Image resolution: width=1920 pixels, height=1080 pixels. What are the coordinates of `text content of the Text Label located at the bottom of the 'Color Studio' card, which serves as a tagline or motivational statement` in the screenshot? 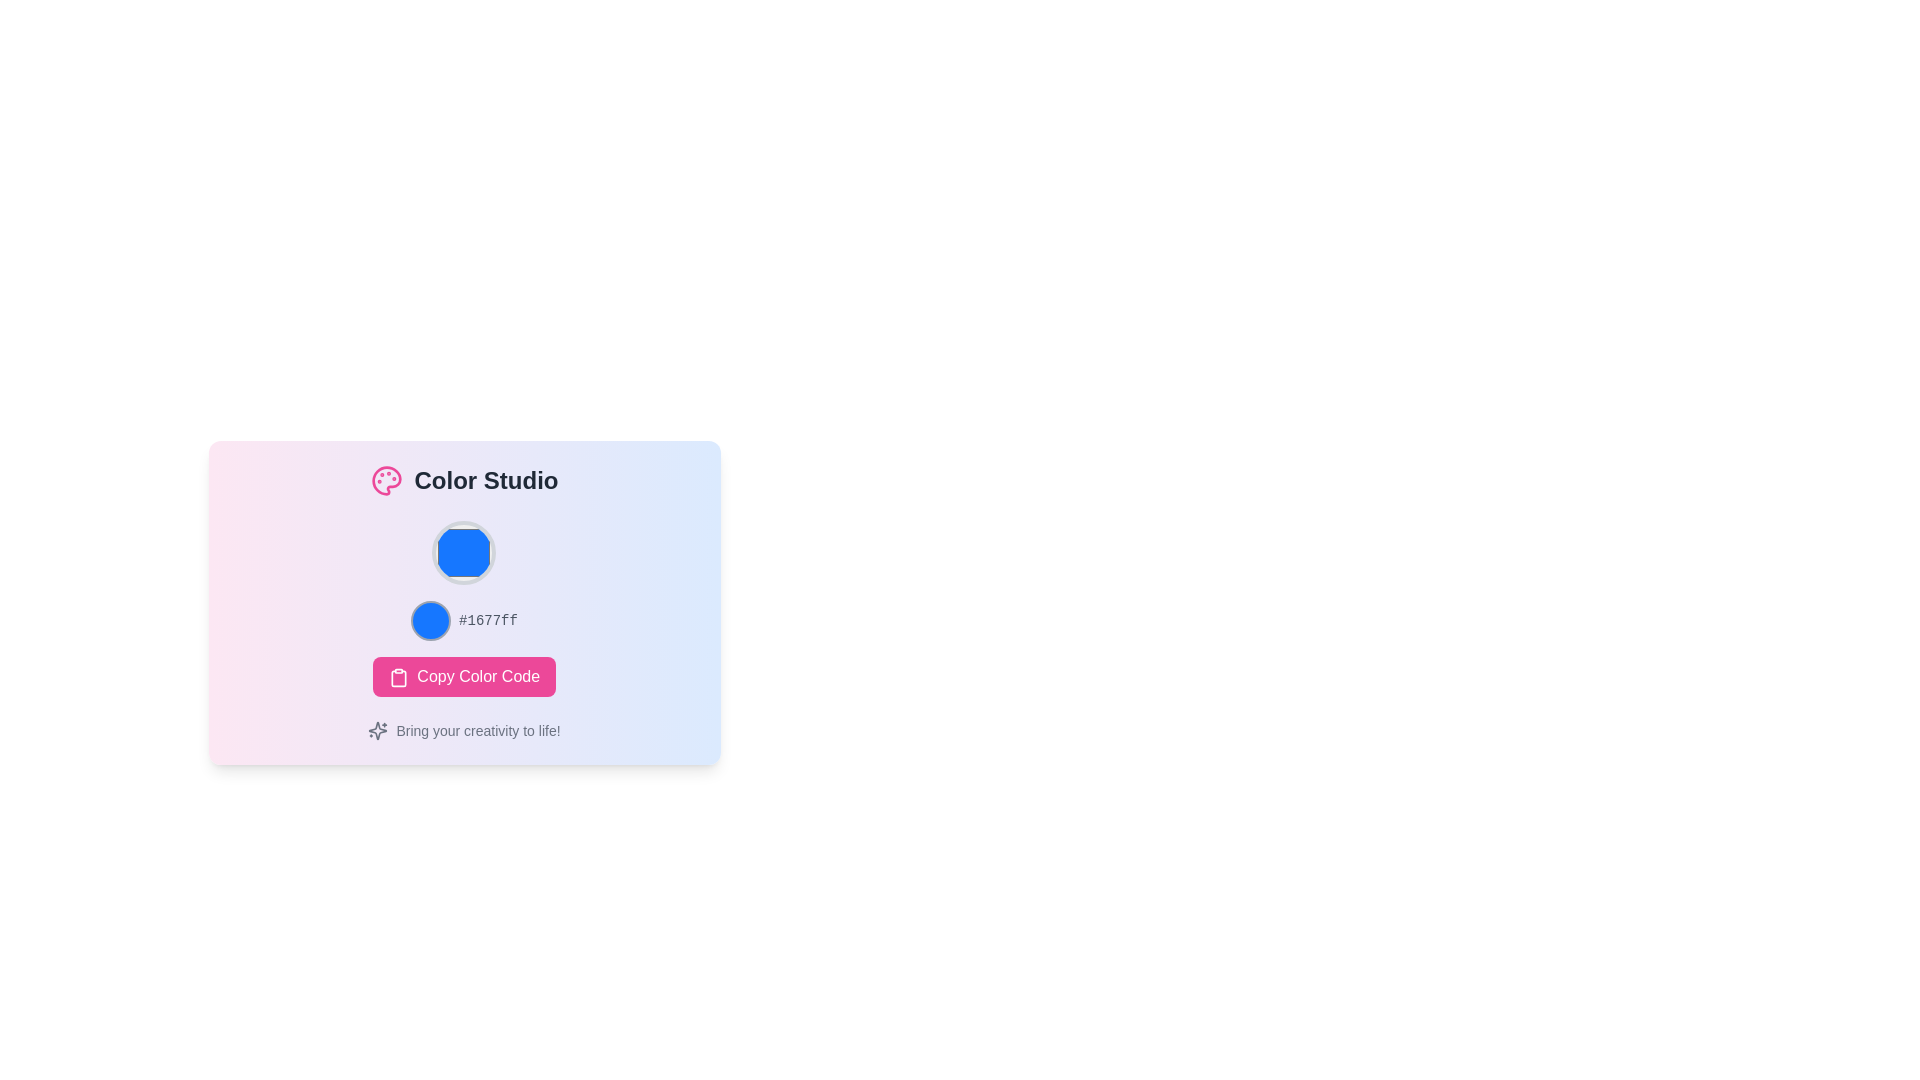 It's located at (463, 731).